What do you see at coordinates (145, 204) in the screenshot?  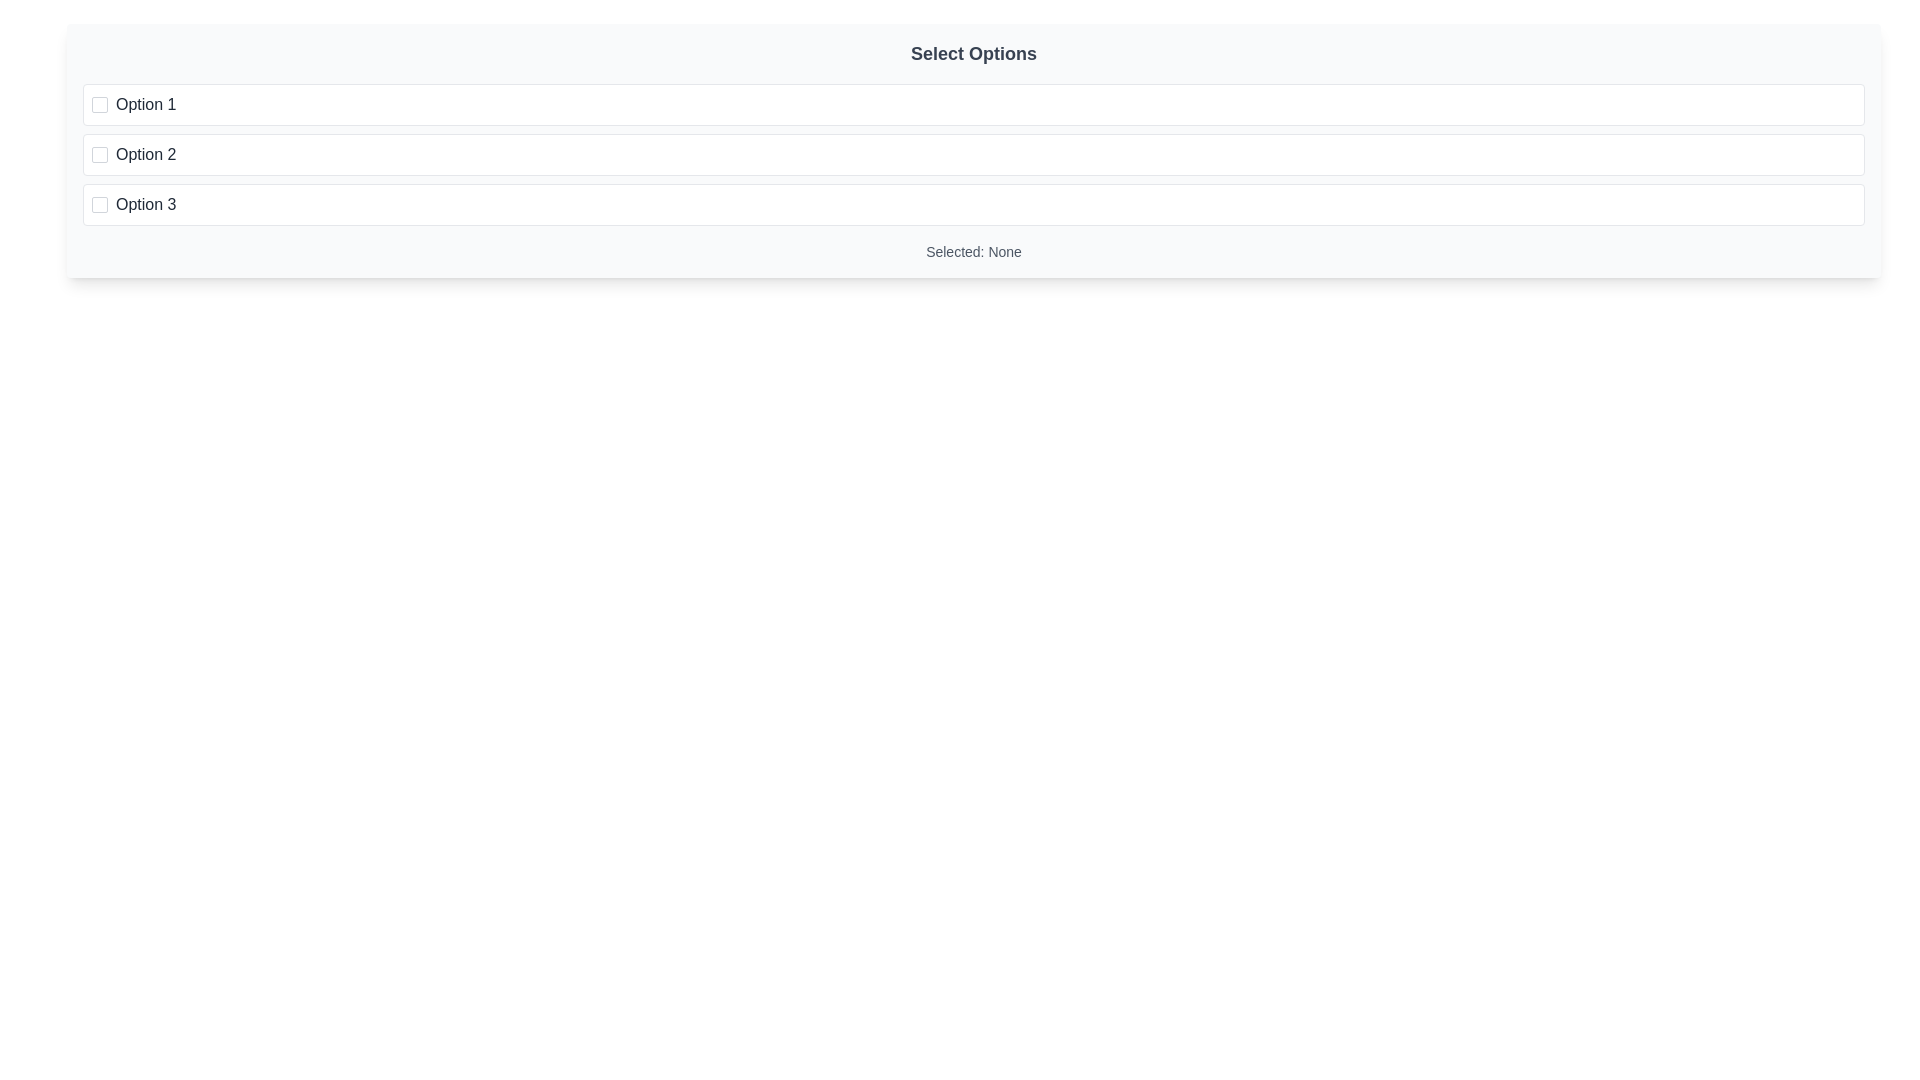 I see `the 'Option 3' label` at bounding box center [145, 204].